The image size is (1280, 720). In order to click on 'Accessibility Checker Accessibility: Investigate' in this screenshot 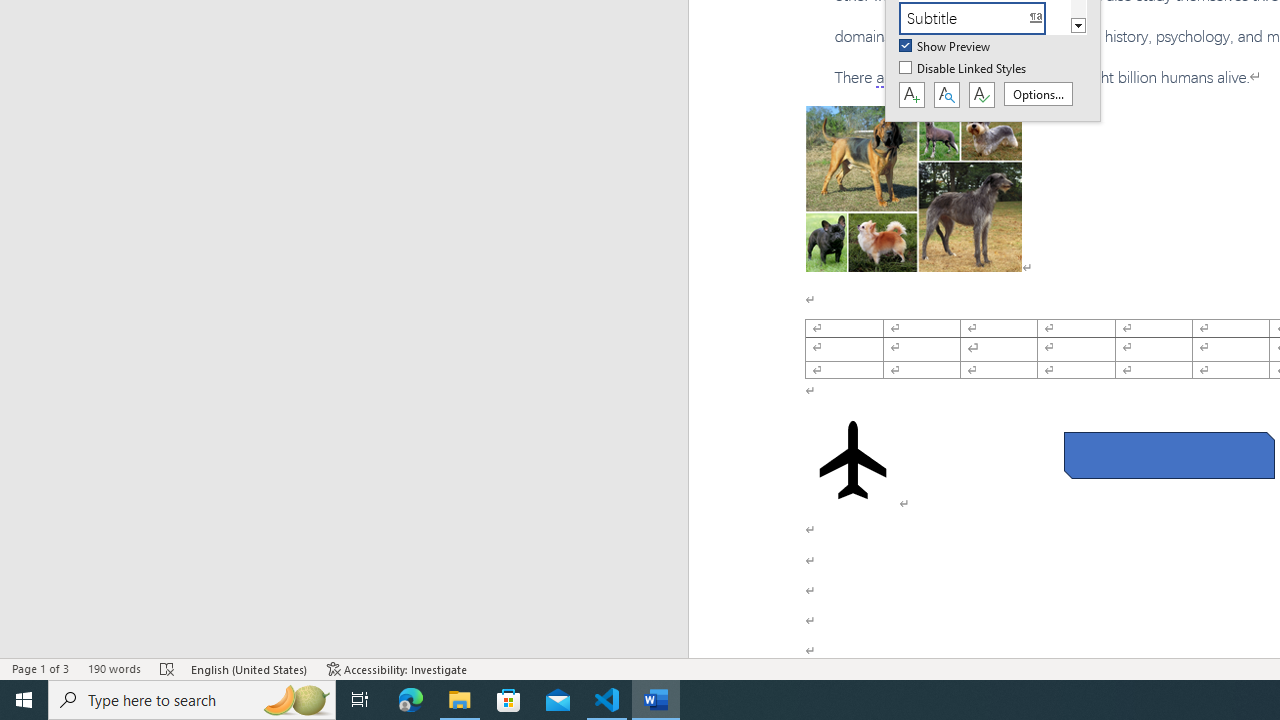, I will do `click(397, 669)`.